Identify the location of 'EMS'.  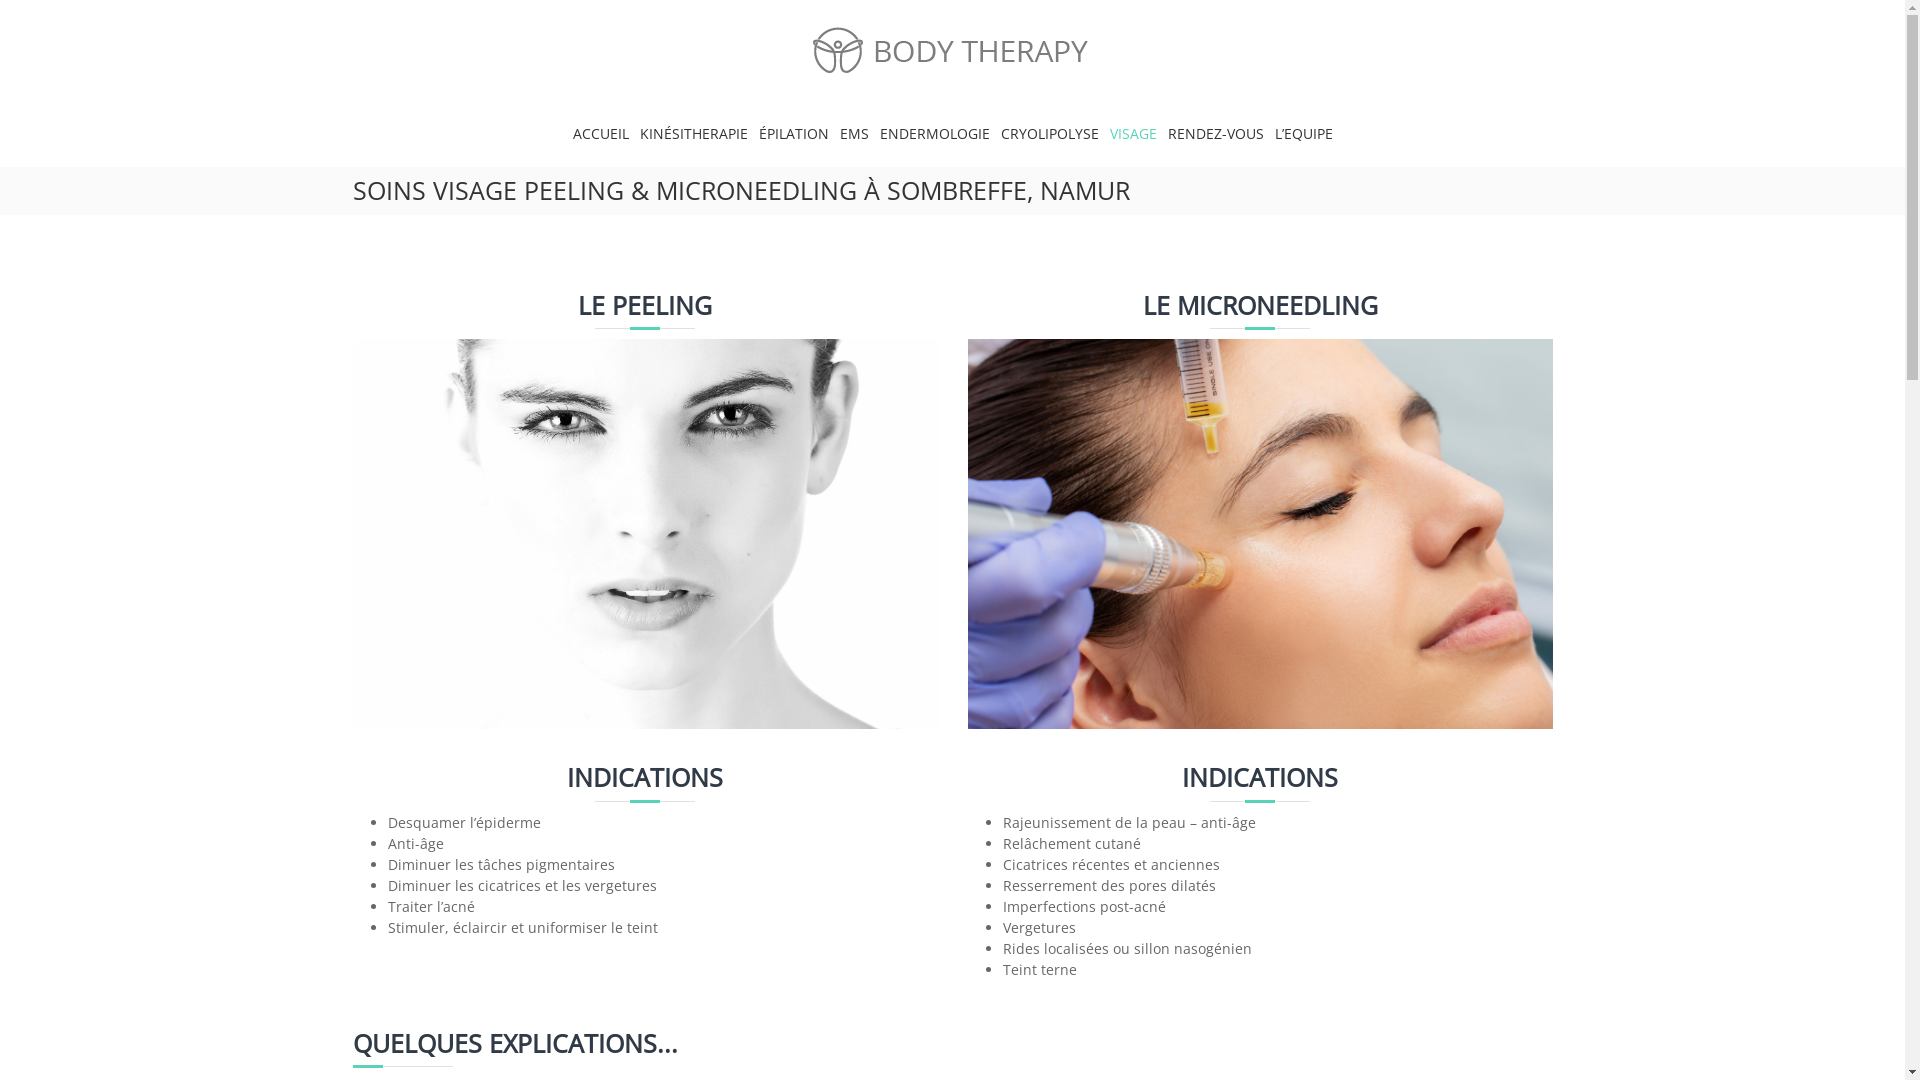
(854, 133).